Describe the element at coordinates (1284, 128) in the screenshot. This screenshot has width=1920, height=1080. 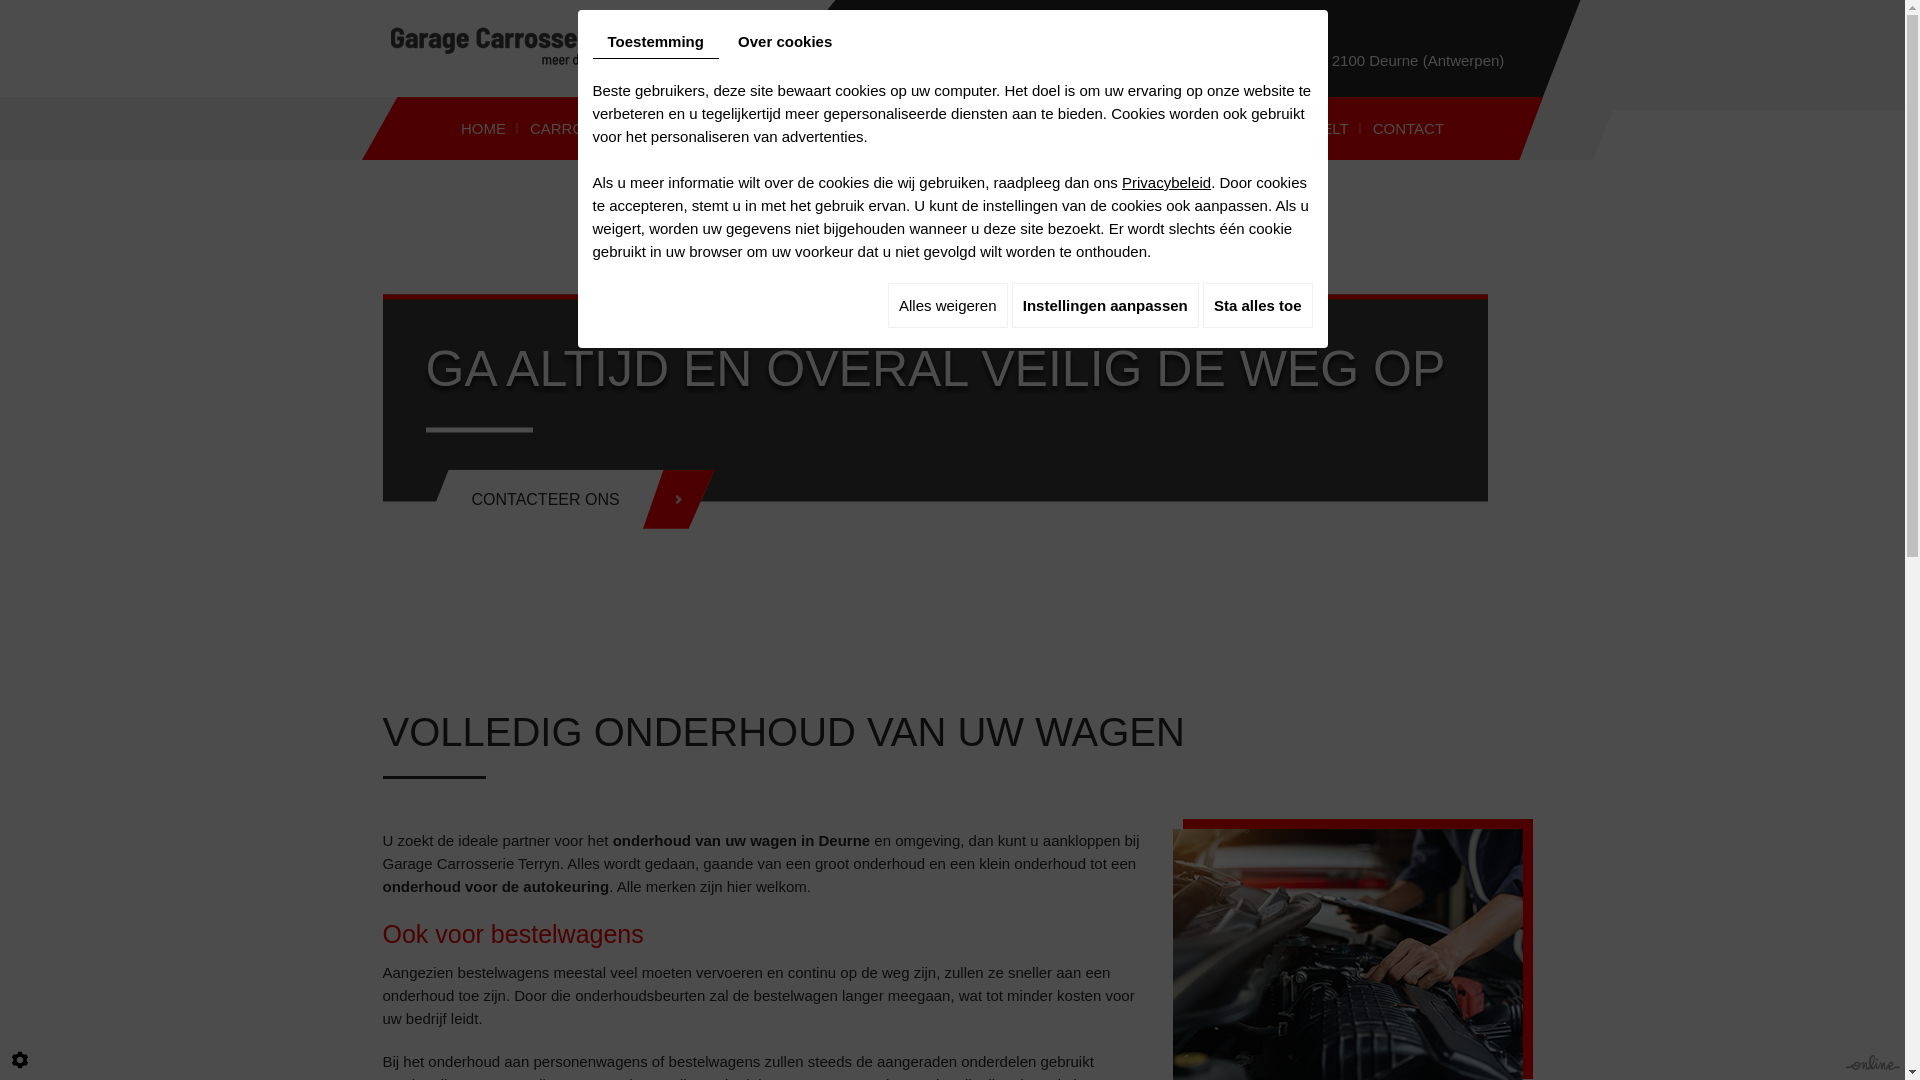
I see `'UW MENING TELT'` at that location.